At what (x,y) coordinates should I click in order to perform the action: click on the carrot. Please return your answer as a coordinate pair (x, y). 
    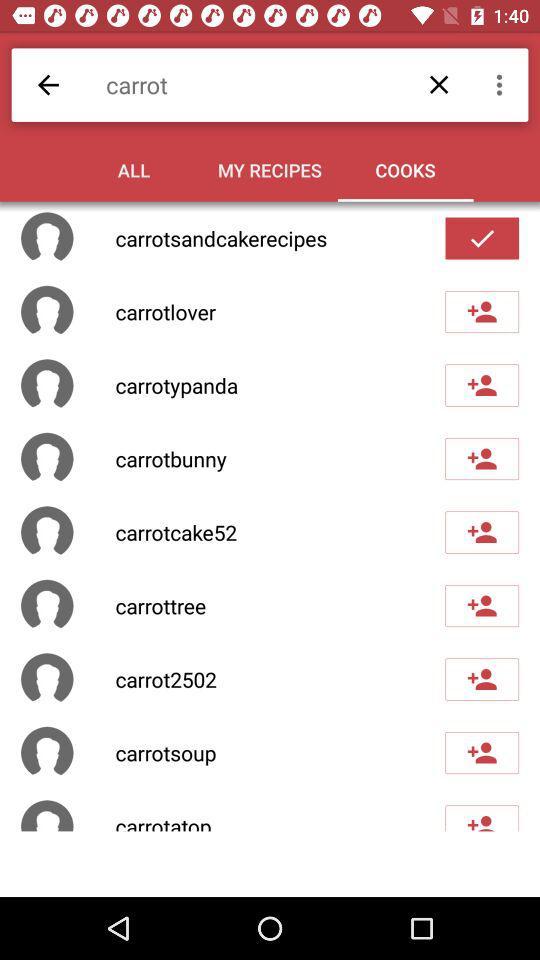
    Looking at the image, I should click on (279, 84).